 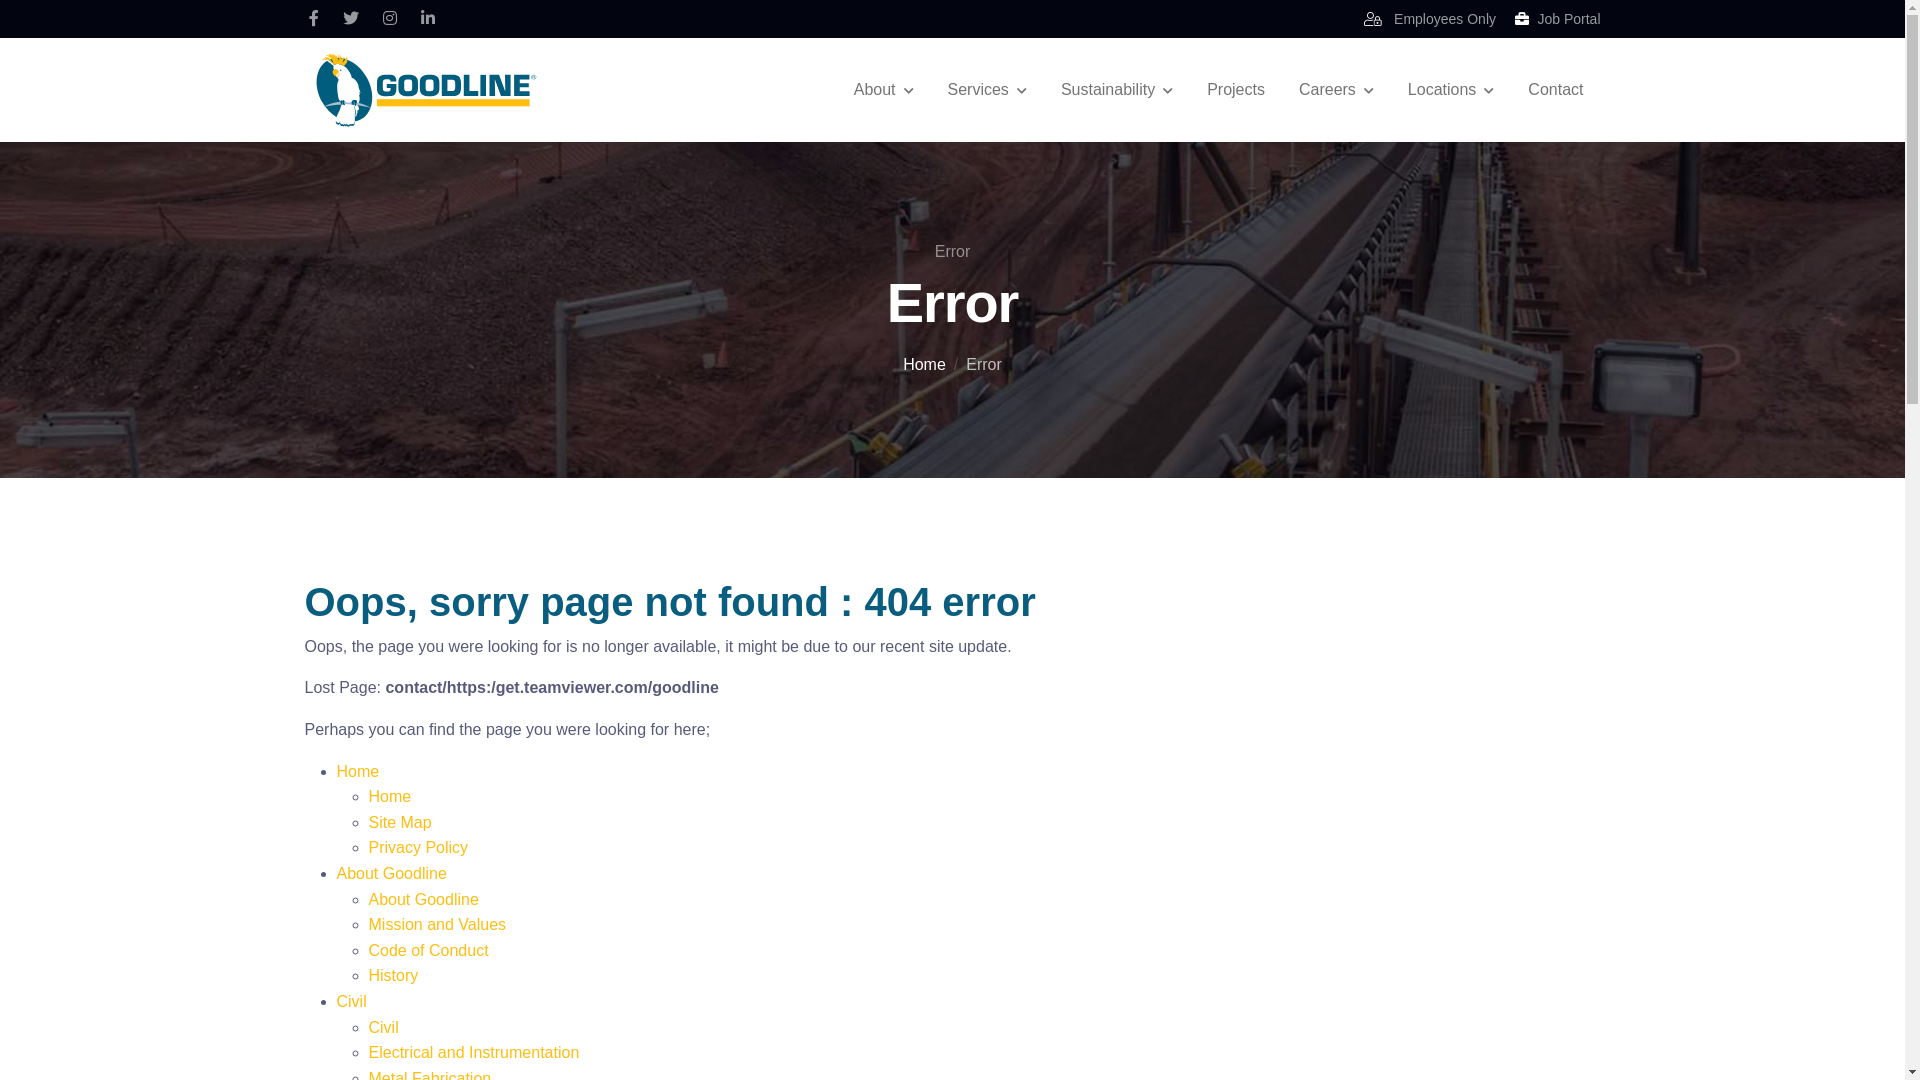 I want to click on 'Code of Conduct', so click(x=426, y=949).